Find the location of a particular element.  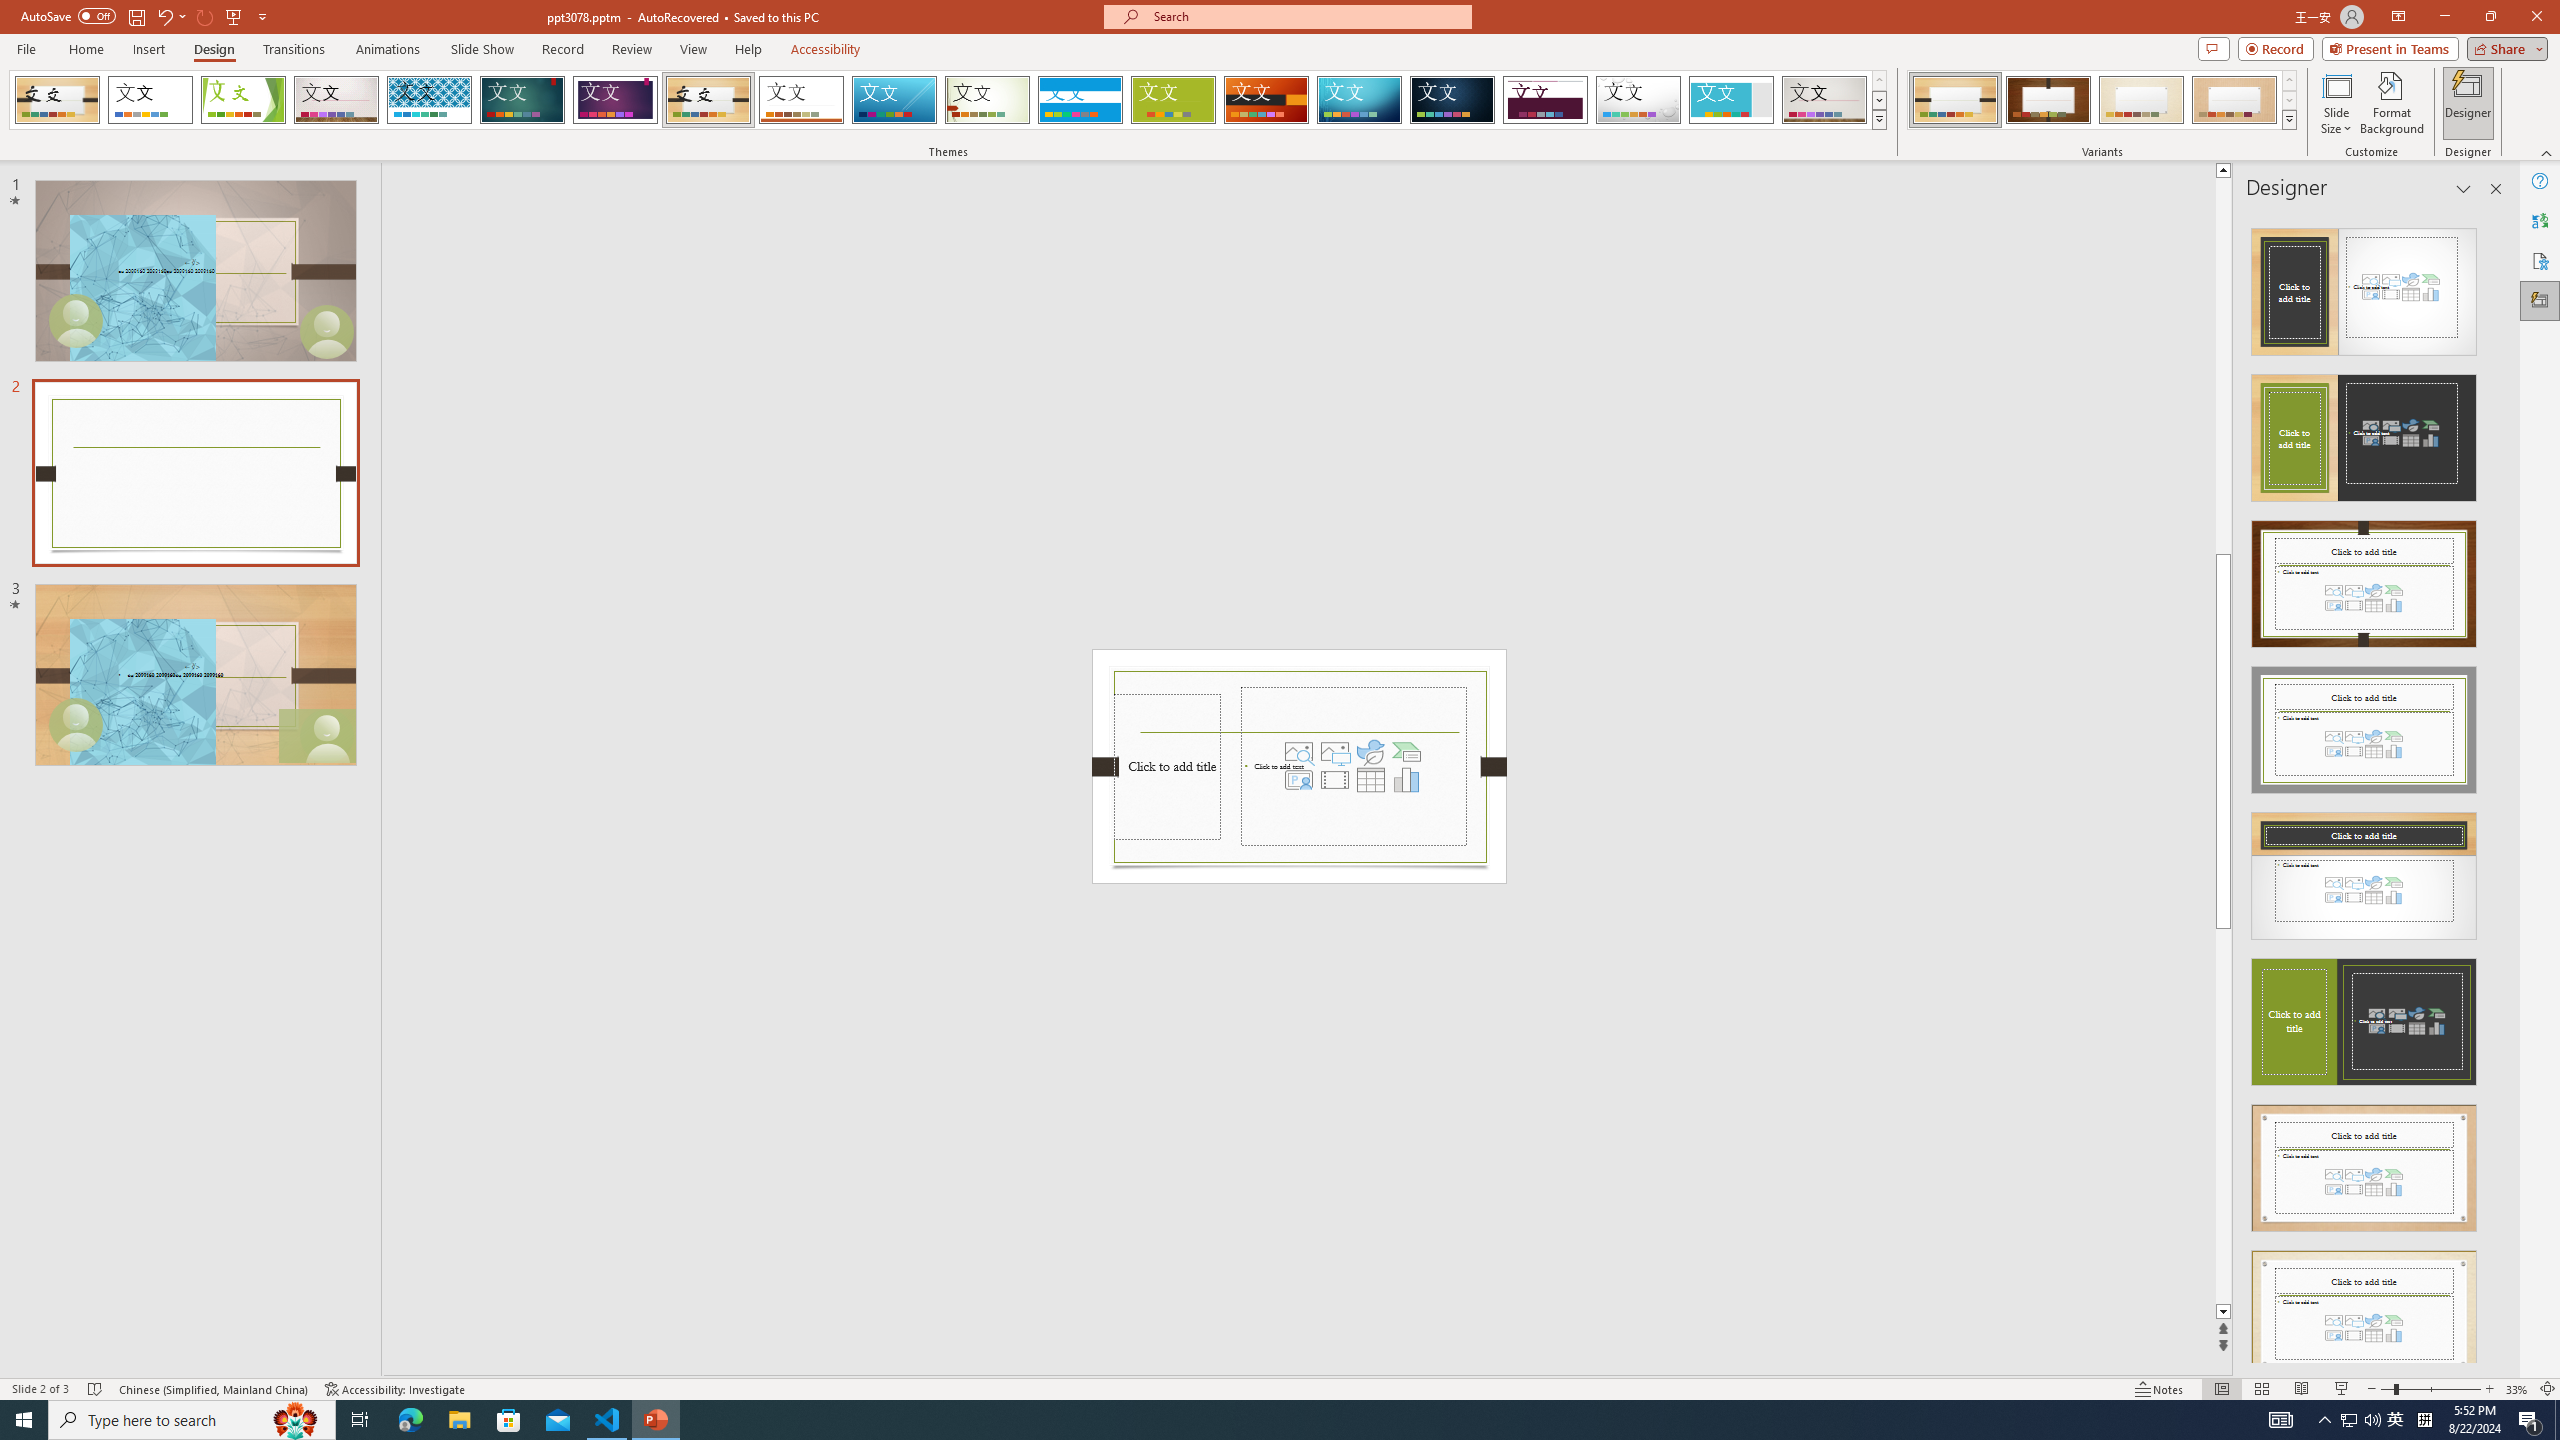

'Berlin' is located at coordinates (1267, 99).